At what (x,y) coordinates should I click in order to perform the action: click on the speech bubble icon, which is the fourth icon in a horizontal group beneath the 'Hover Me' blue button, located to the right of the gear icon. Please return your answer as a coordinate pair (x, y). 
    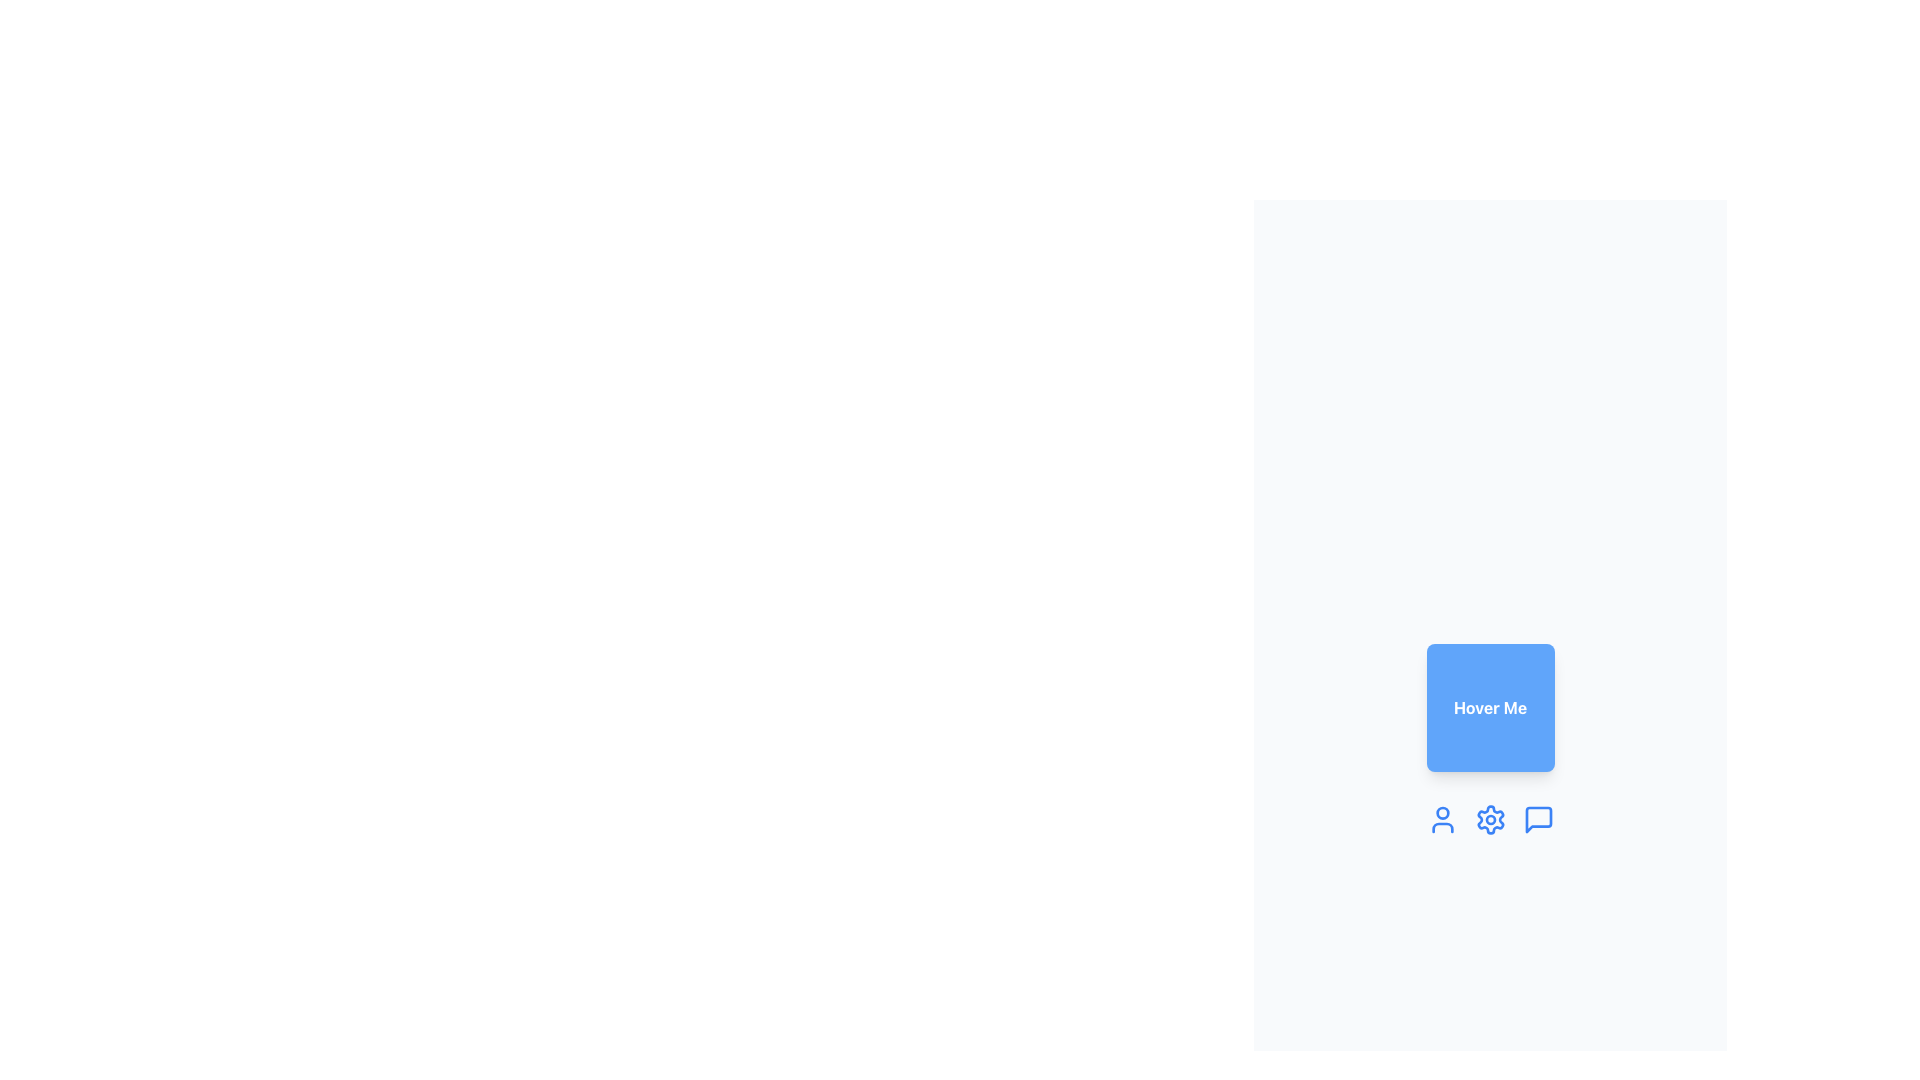
    Looking at the image, I should click on (1537, 820).